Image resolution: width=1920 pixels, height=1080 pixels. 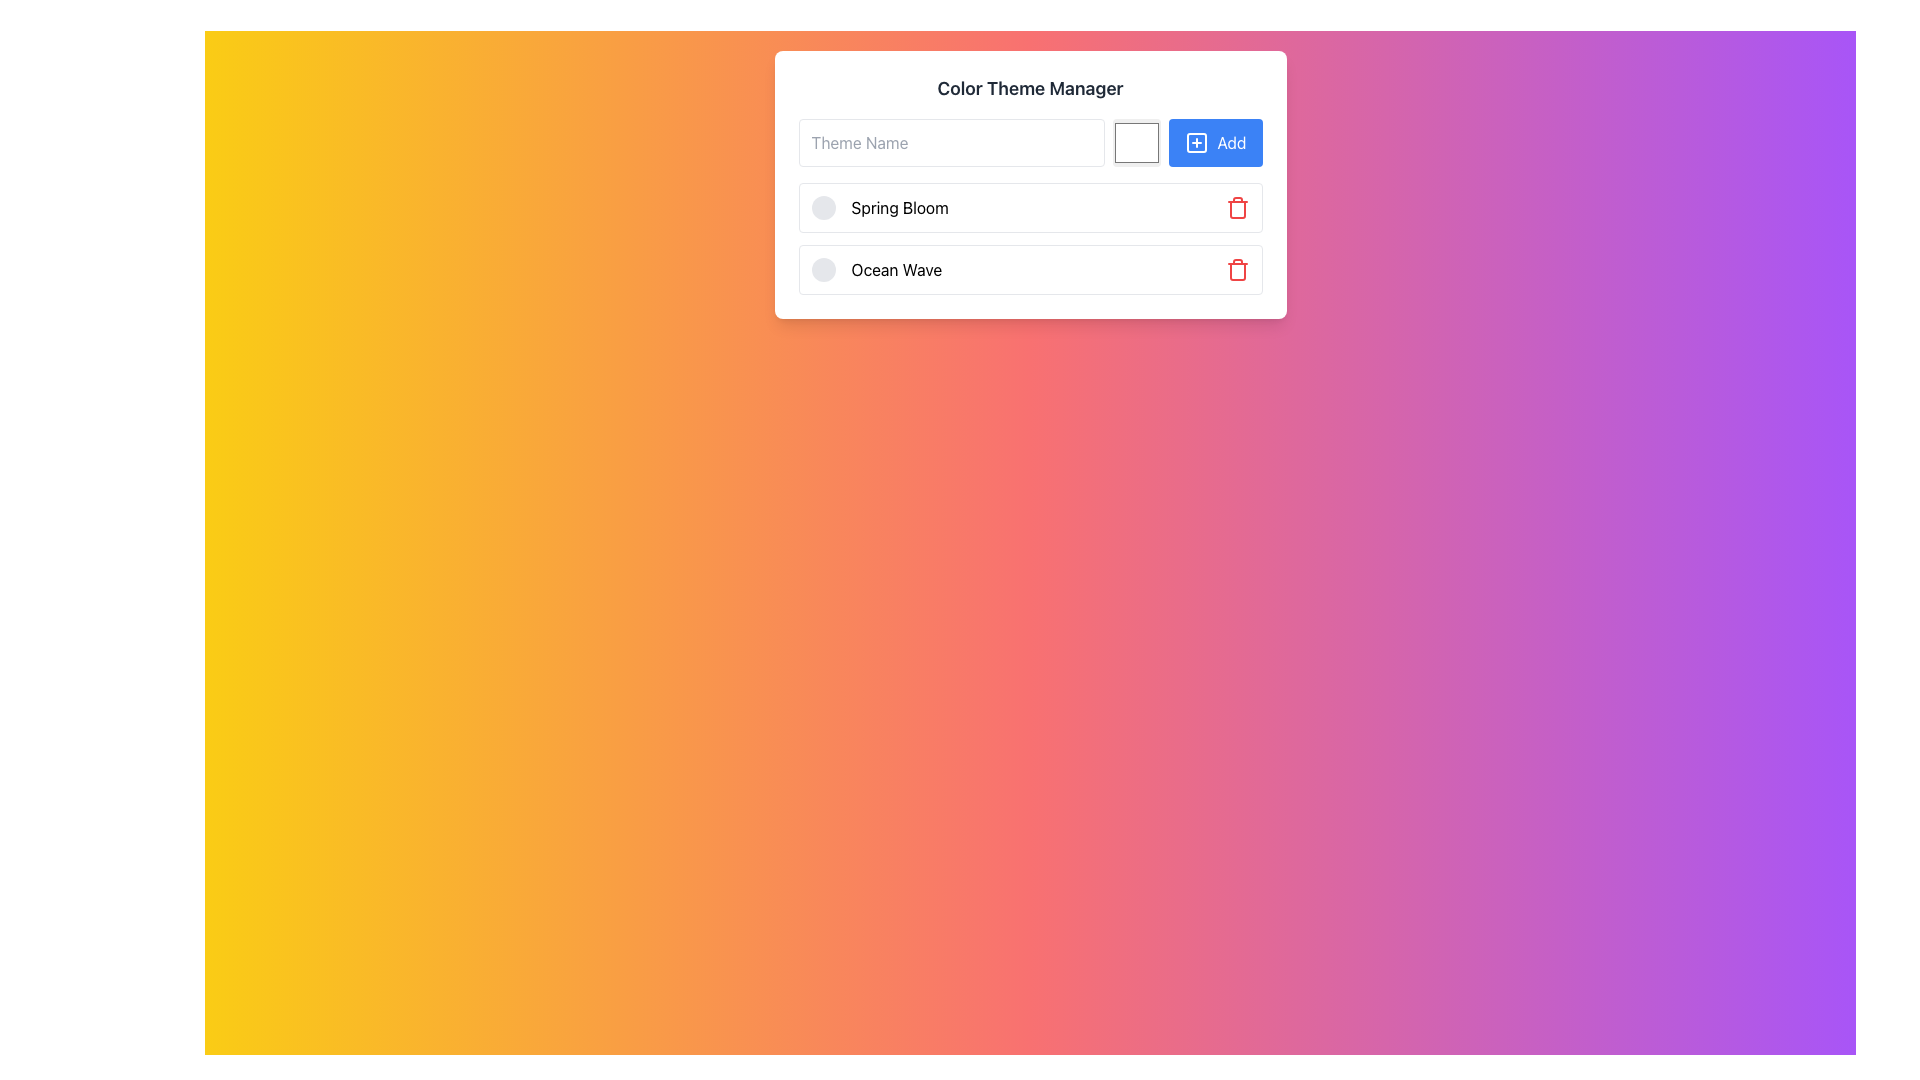 What do you see at coordinates (1236, 208) in the screenshot?
I see `the delete button located in the rightmost section of the 'Spring Bloom' row under the 'Color Theme Manager'` at bounding box center [1236, 208].